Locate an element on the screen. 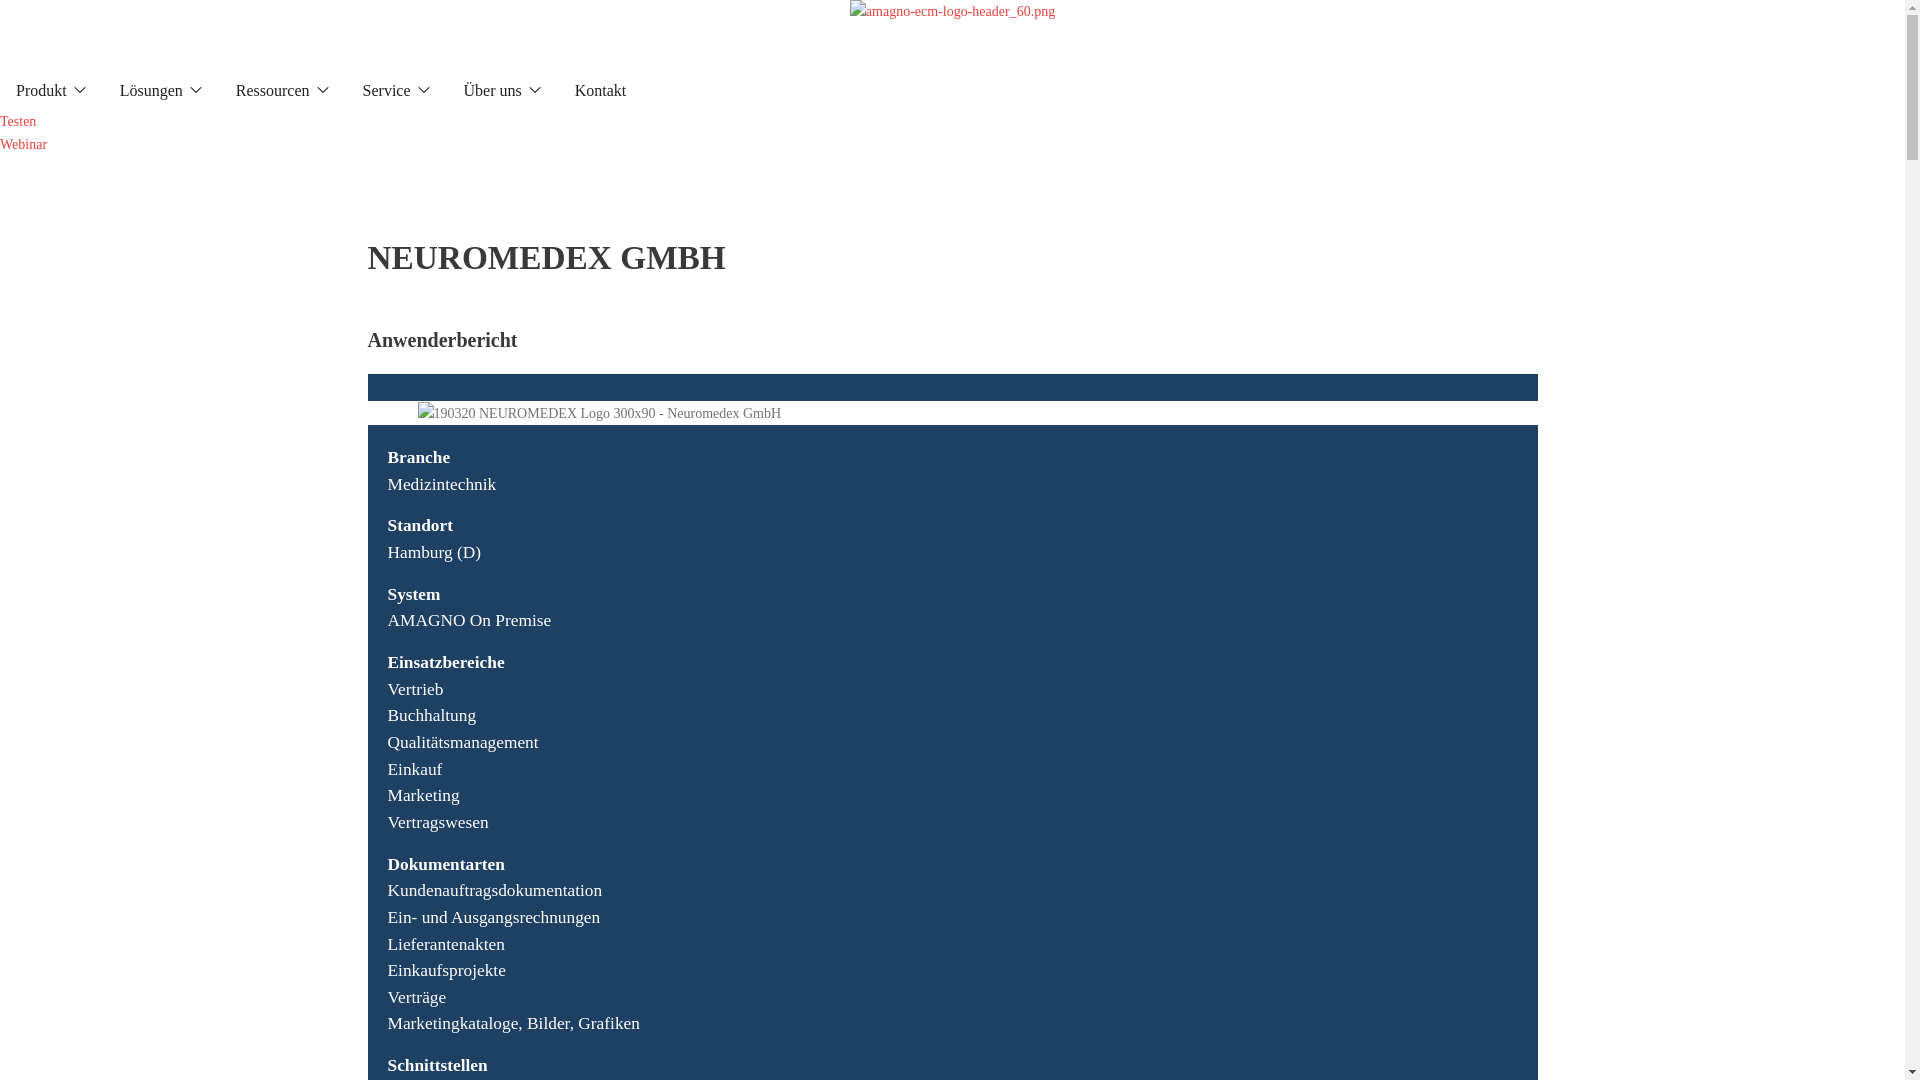 Image resolution: width=1920 pixels, height=1080 pixels. 'Webinar' is located at coordinates (0, 143).